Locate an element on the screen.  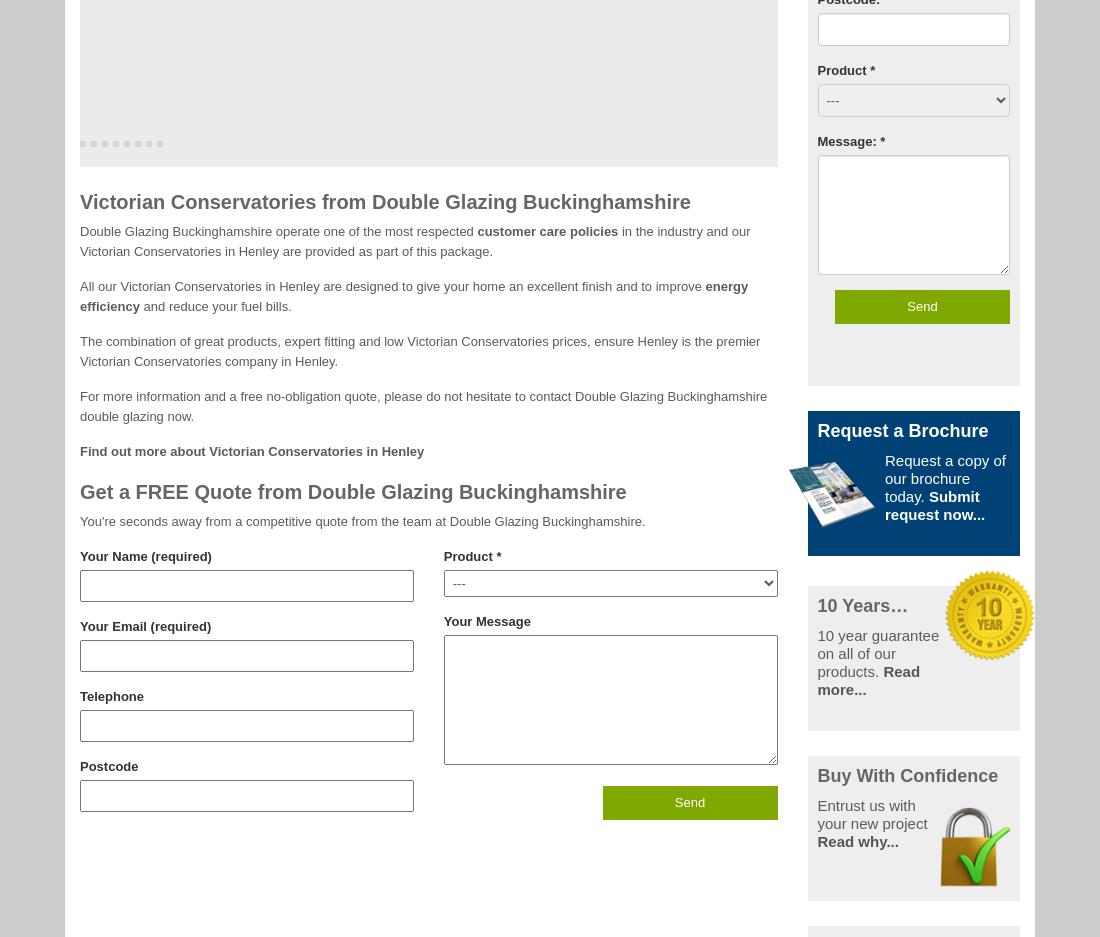
'Find out more about Victorian Conservatories in Henley' is located at coordinates (252, 449).